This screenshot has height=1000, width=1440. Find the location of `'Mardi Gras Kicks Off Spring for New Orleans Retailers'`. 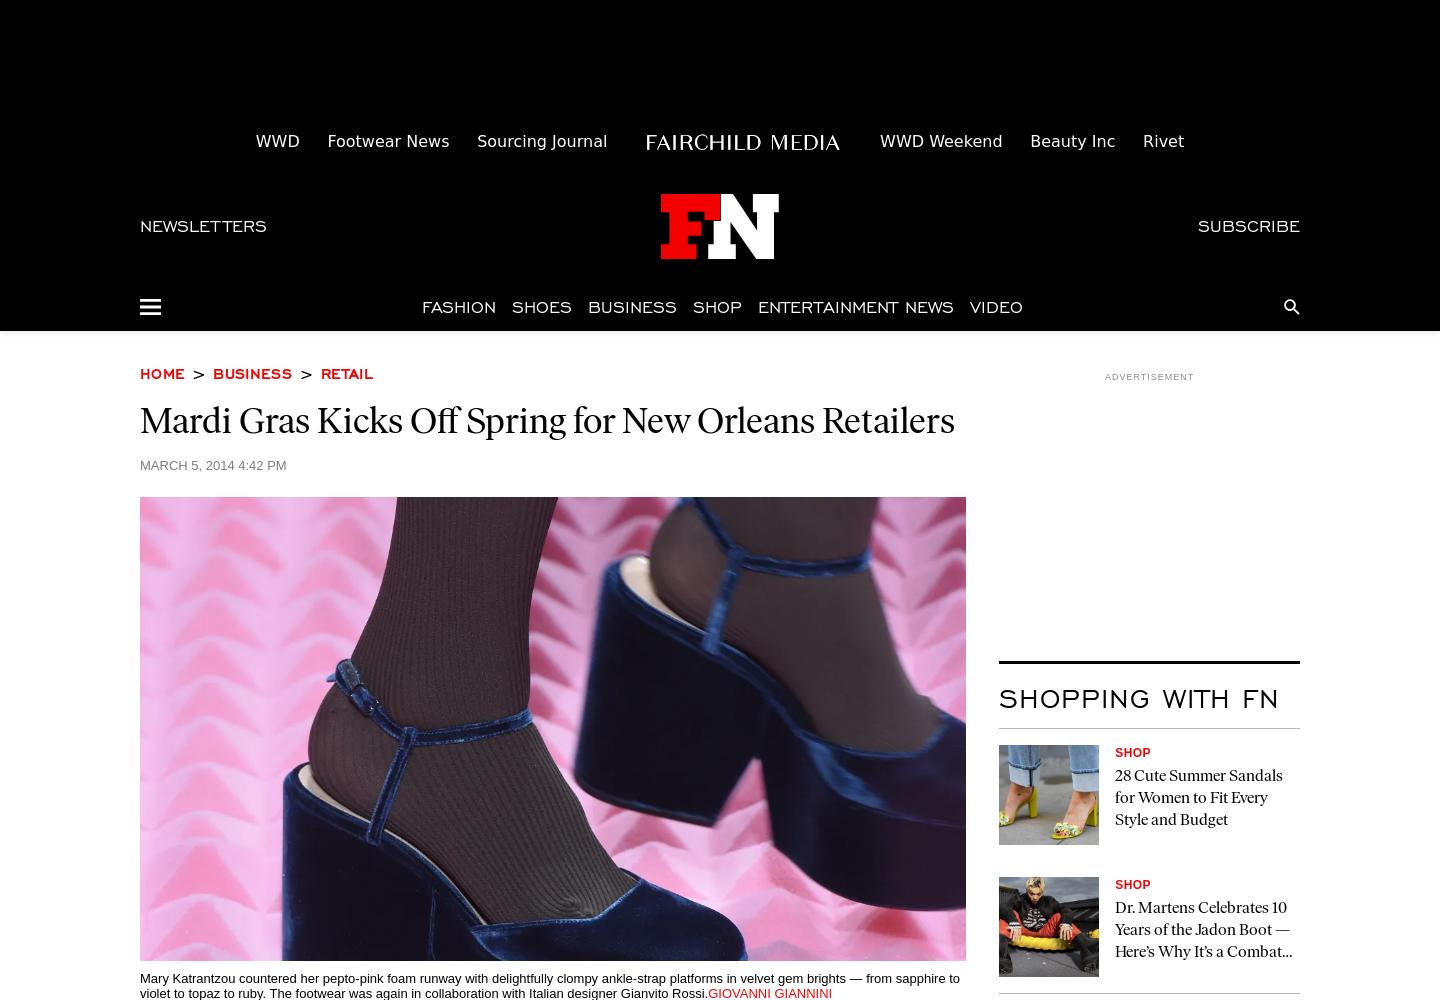

'Mardi Gras Kicks Off Spring for New Orleans Retailers' is located at coordinates (547, 423).